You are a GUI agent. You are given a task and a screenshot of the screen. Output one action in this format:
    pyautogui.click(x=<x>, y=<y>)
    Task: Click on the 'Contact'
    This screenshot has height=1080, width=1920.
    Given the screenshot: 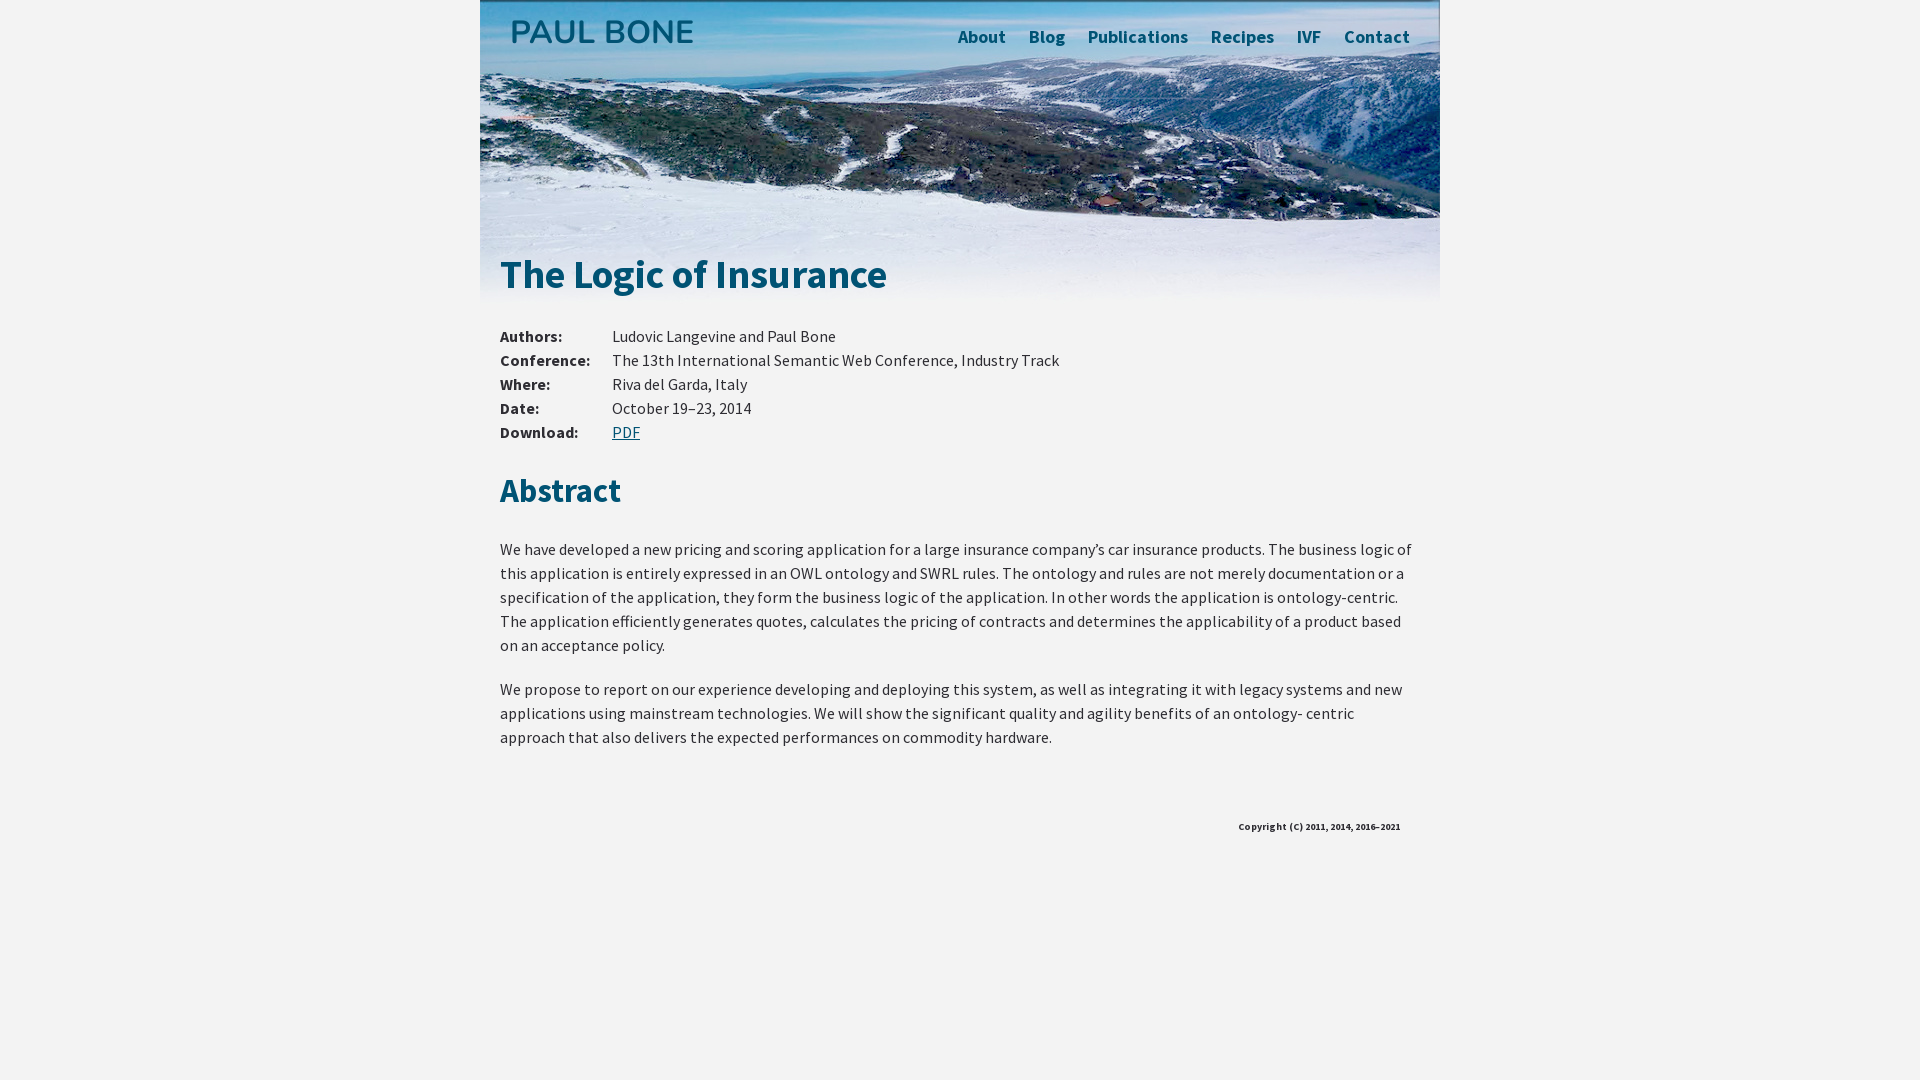 What is the action you would take?
    pyautogui.click(x=1376, y=36)
    